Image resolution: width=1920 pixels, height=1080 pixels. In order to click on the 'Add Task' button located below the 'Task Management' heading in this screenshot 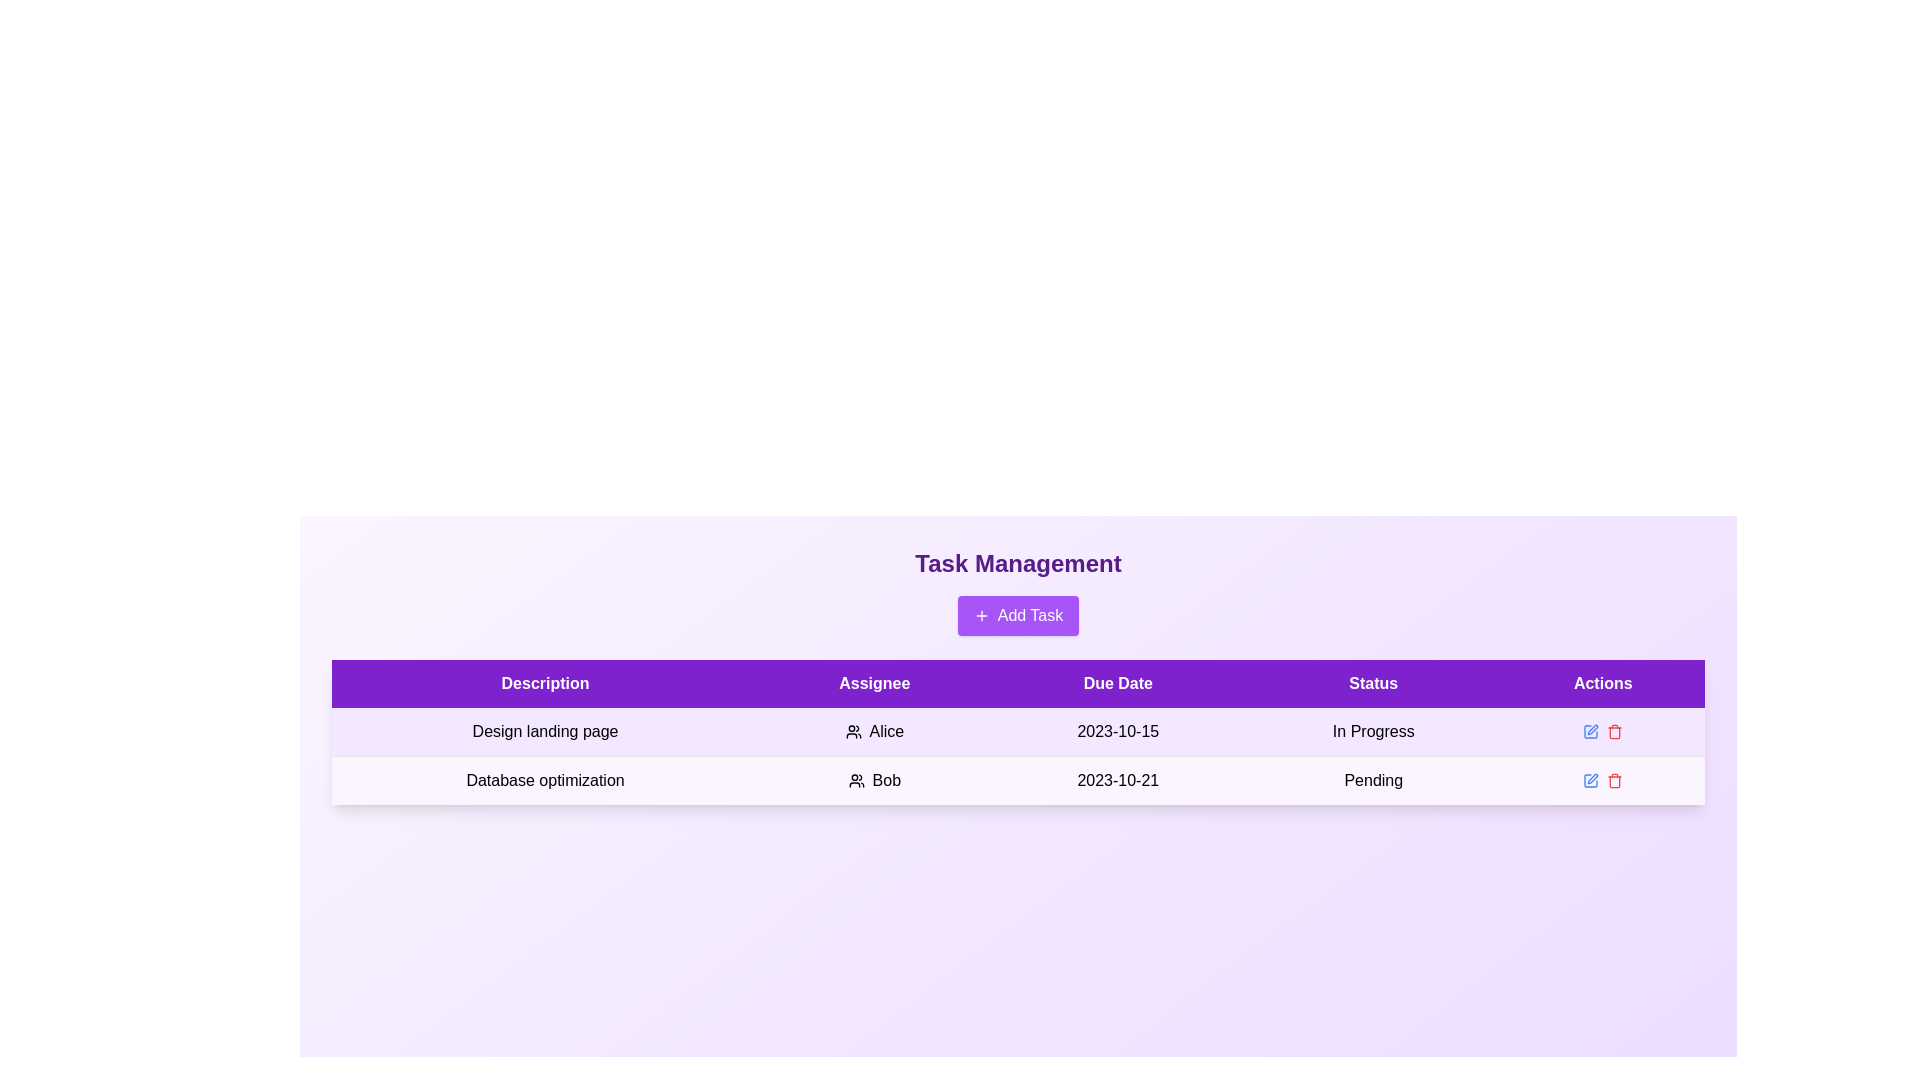, I will do `click(1018, 590)`.